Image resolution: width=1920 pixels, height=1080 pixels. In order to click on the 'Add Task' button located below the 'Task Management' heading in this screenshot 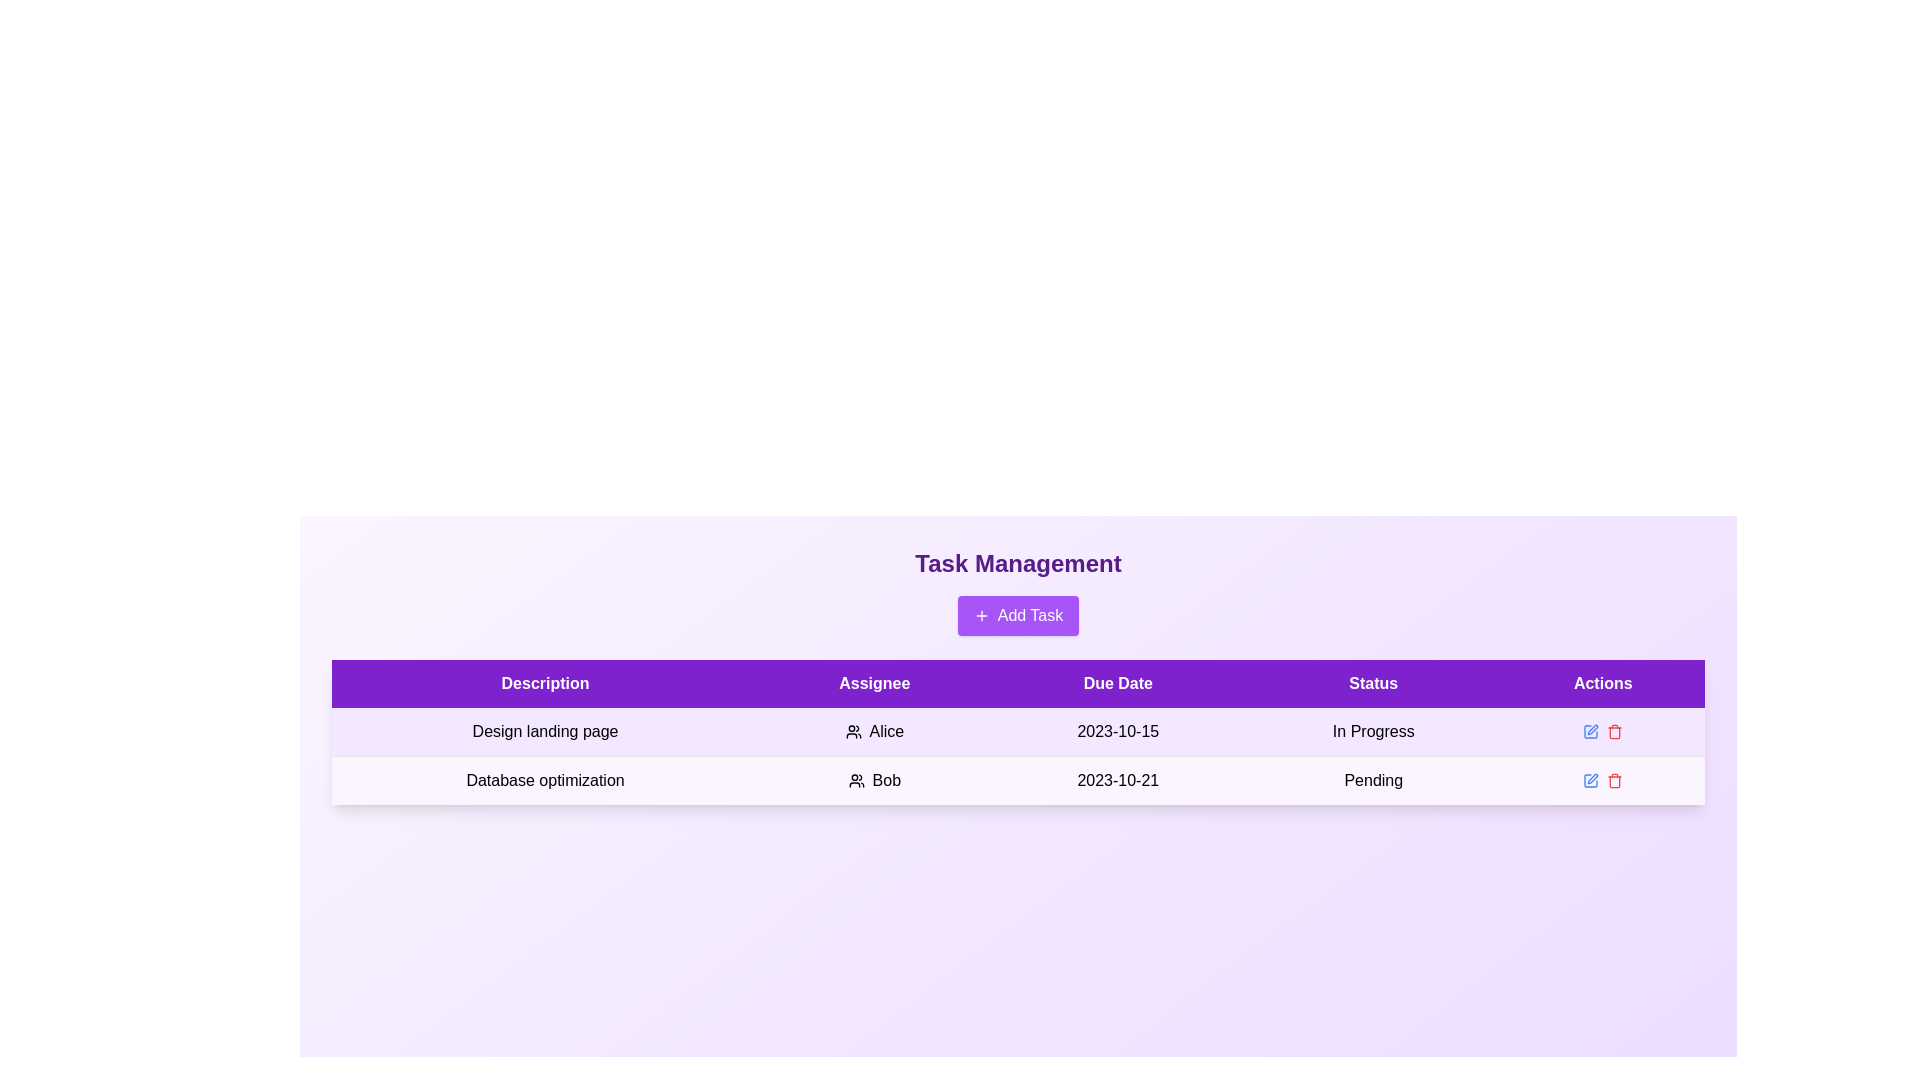, I will do `click(1018, 590)`.